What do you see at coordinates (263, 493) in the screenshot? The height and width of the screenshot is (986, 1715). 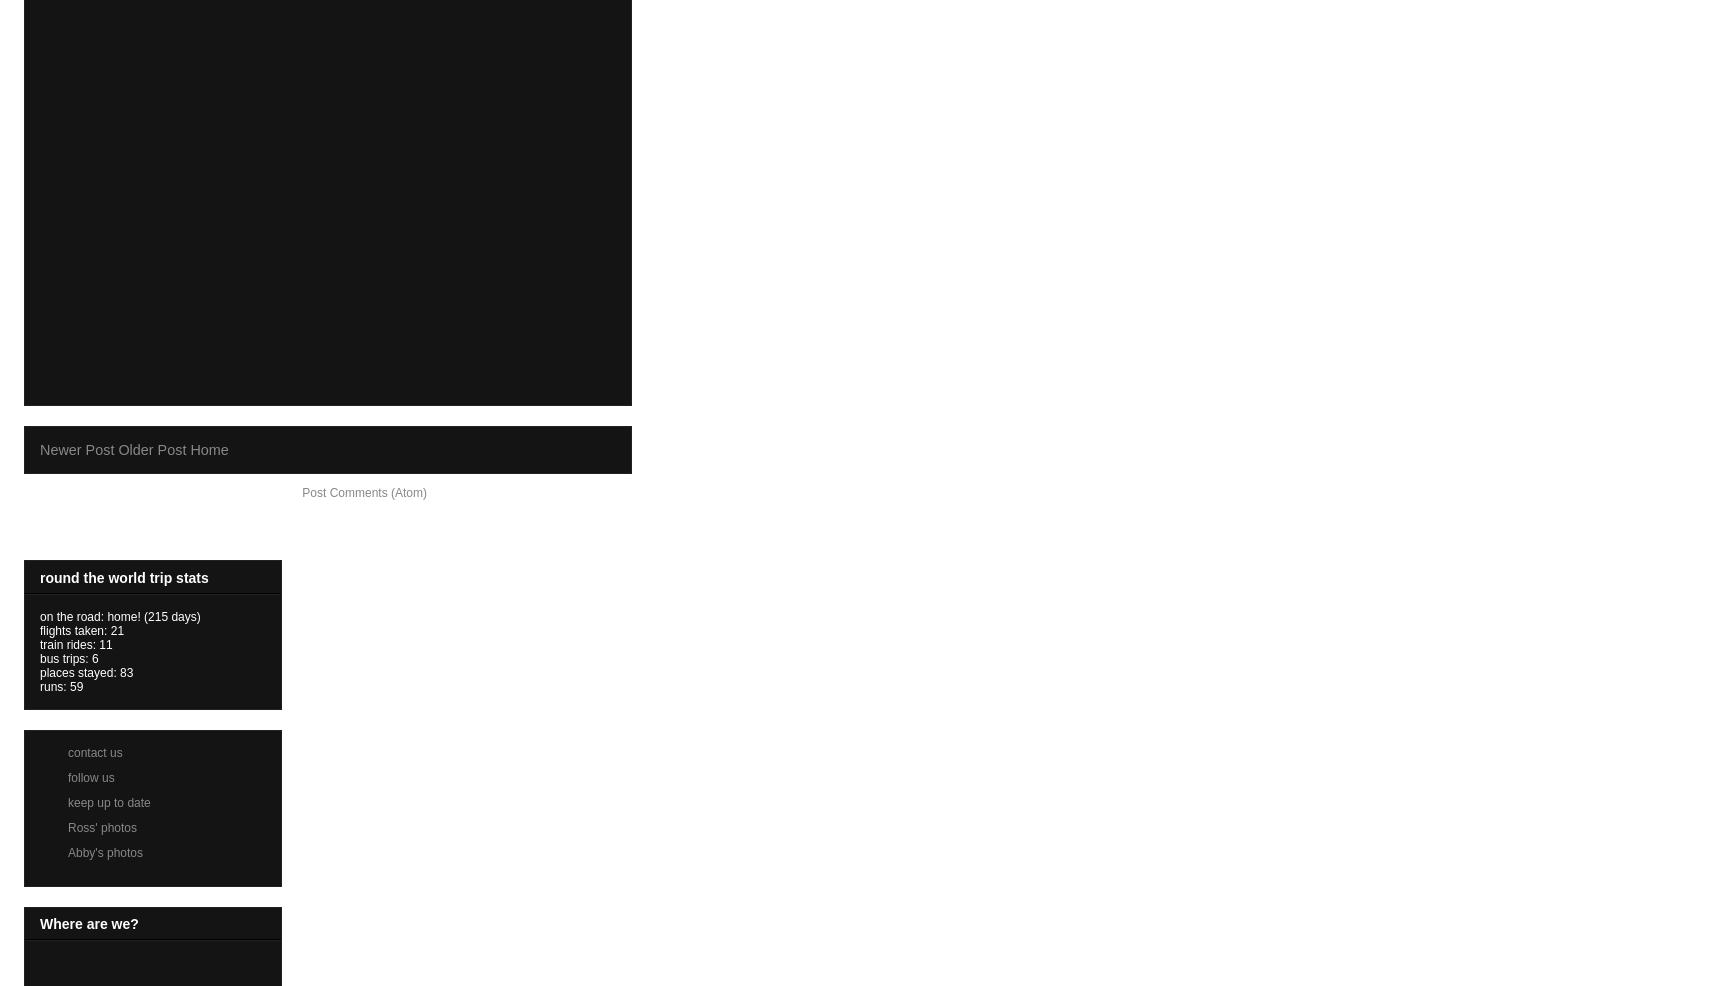 I see `'Subscribe to:'` at bounding box center [263, 493].